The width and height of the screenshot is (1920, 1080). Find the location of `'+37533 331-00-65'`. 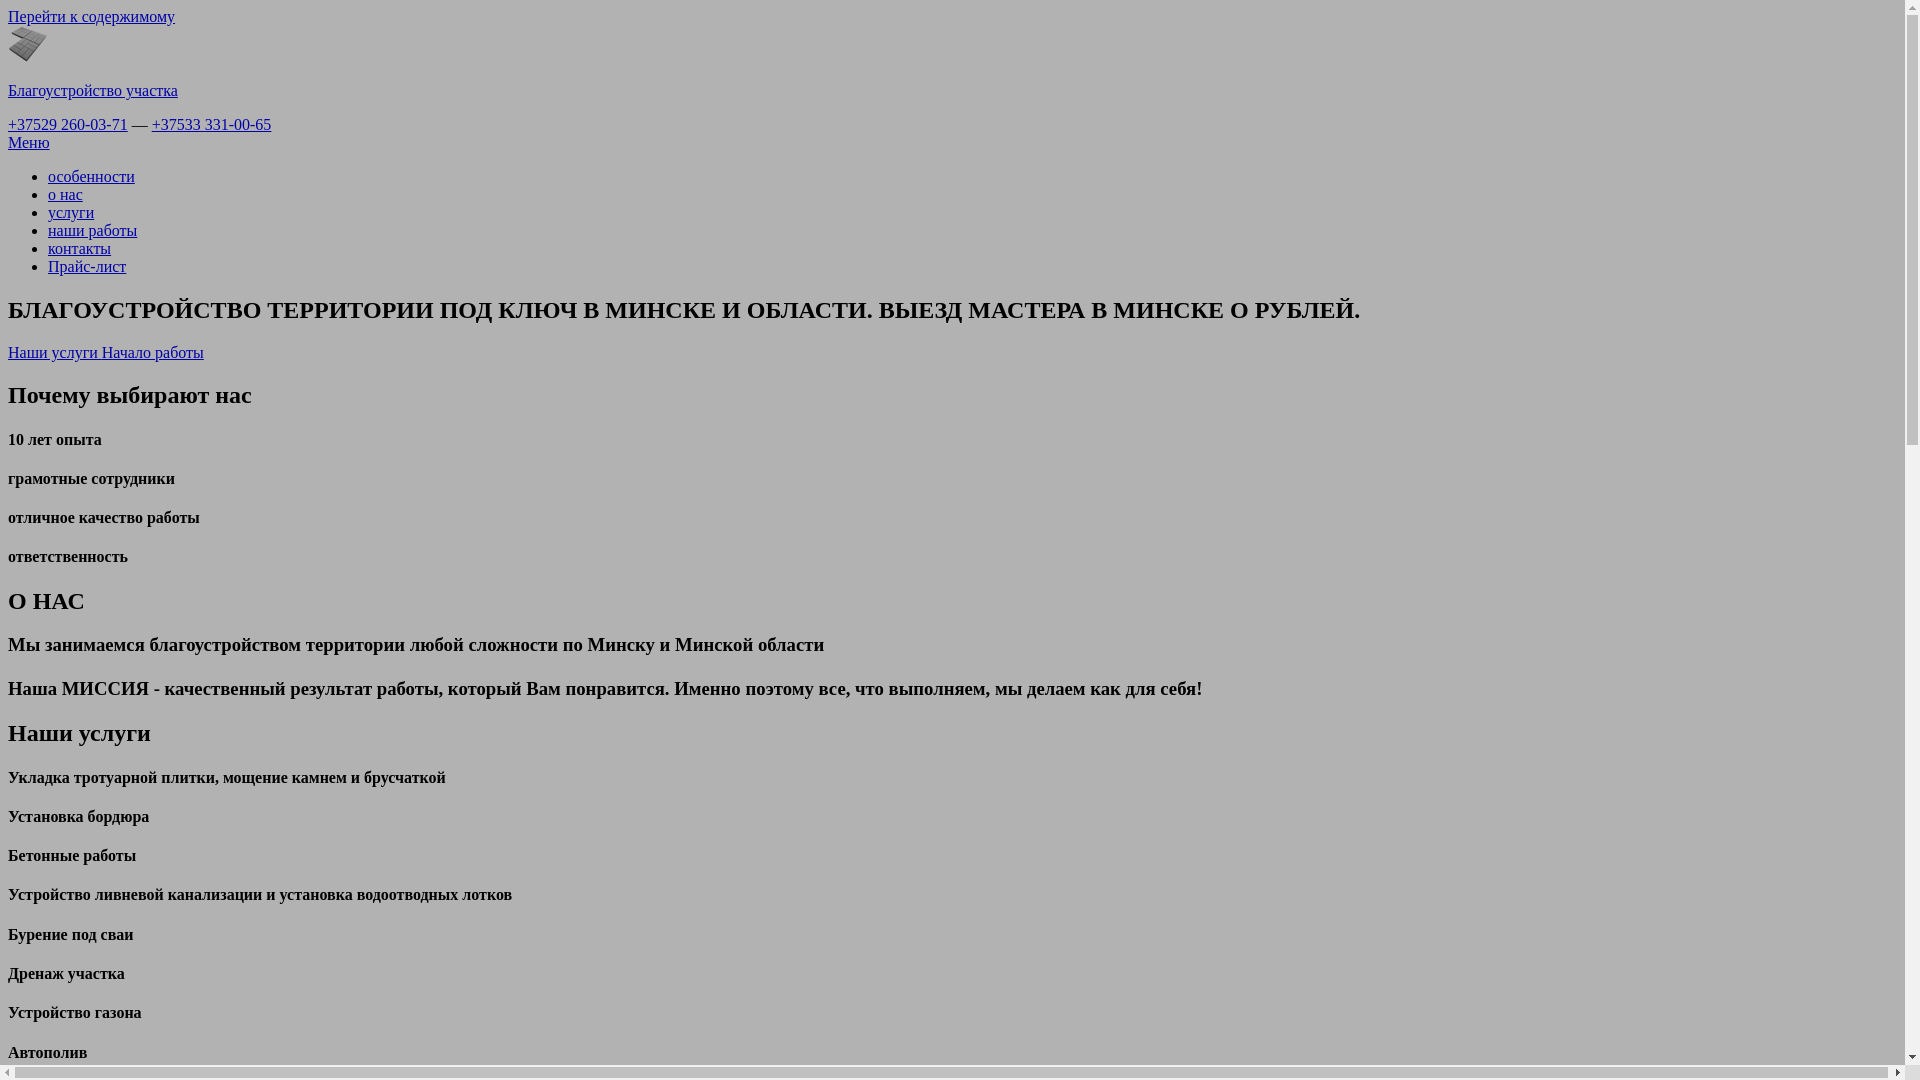

'+37533 331-00-65' is located at coordinates (211, 124).